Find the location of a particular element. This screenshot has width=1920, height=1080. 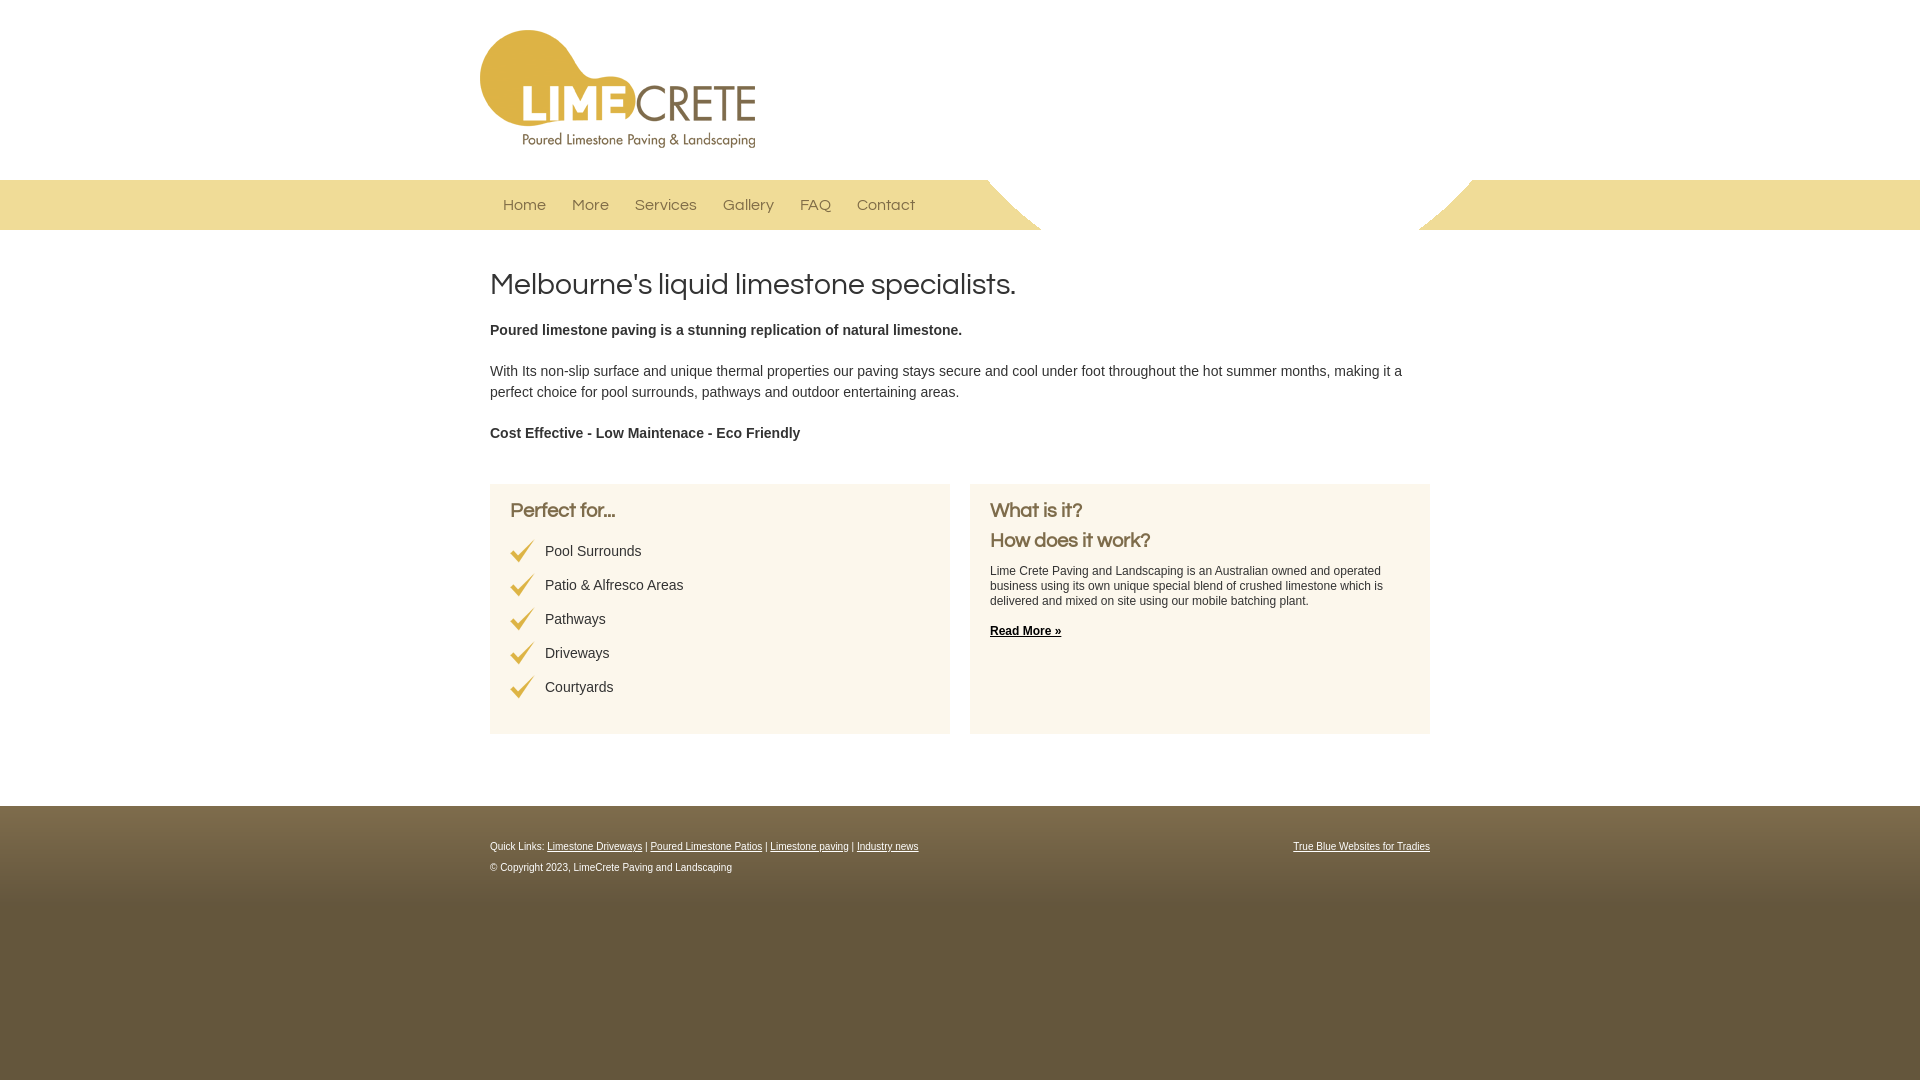

'Limestone paving' is located at coordinates (768, 846).